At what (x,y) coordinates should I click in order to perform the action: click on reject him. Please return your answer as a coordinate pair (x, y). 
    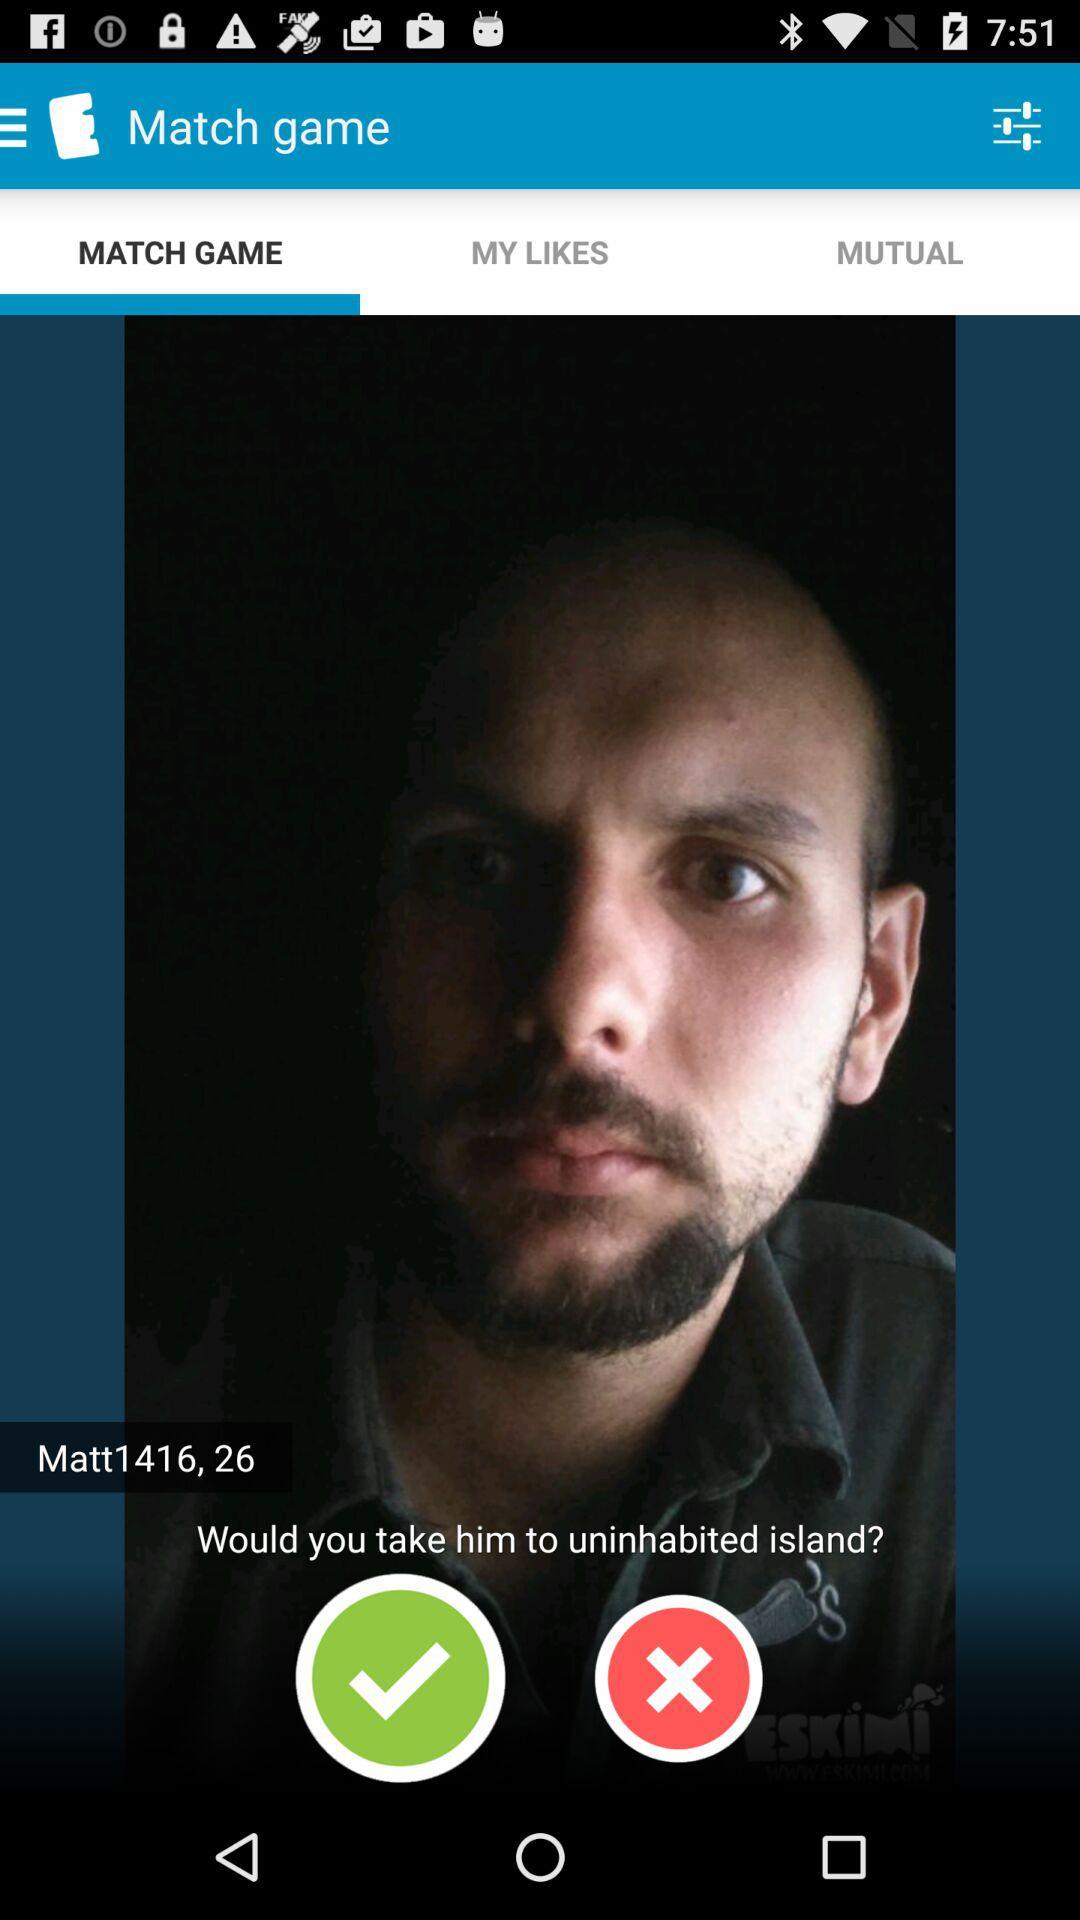
    Looking at the image, I should click on (677, 1678).